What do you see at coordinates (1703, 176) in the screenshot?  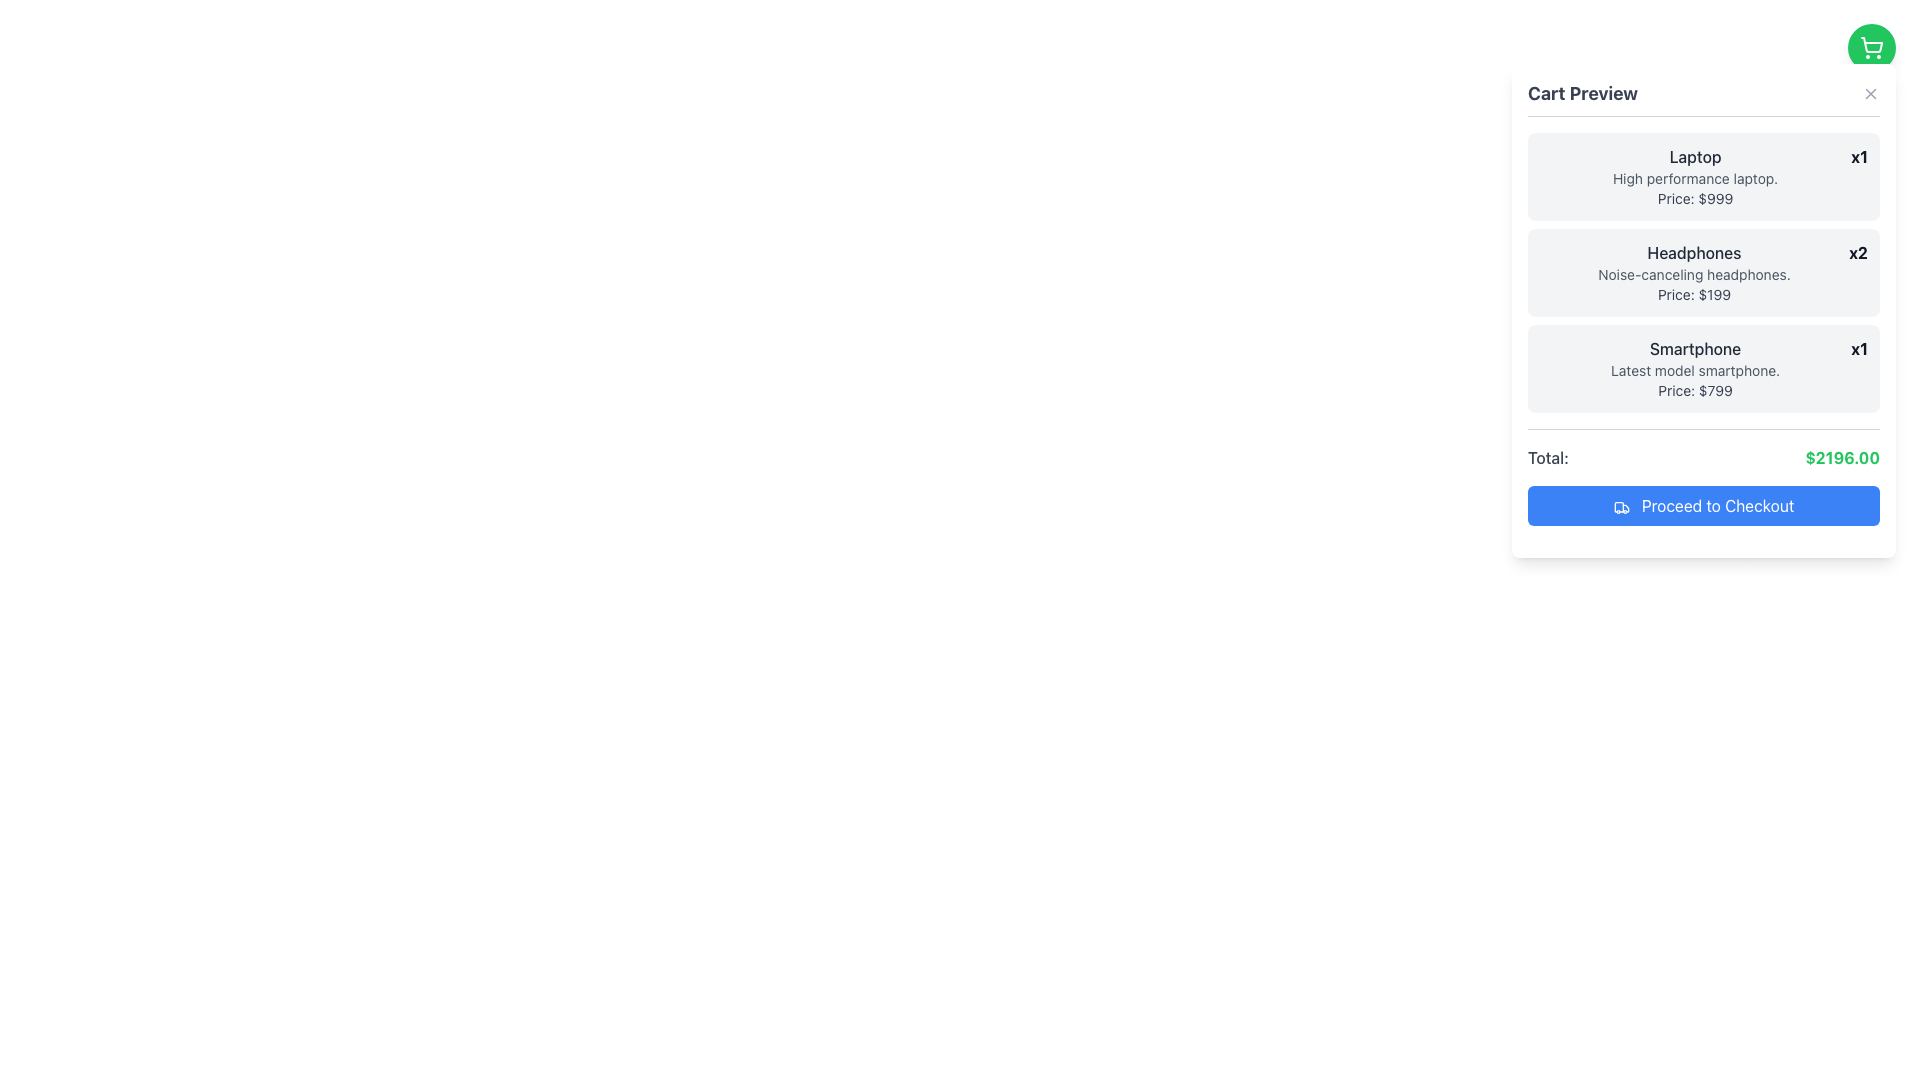 I see `the first list item in the shopping cart that describes a 'Laptop', including its title, description, price, and quantity` at bounding box center [1703, 176].